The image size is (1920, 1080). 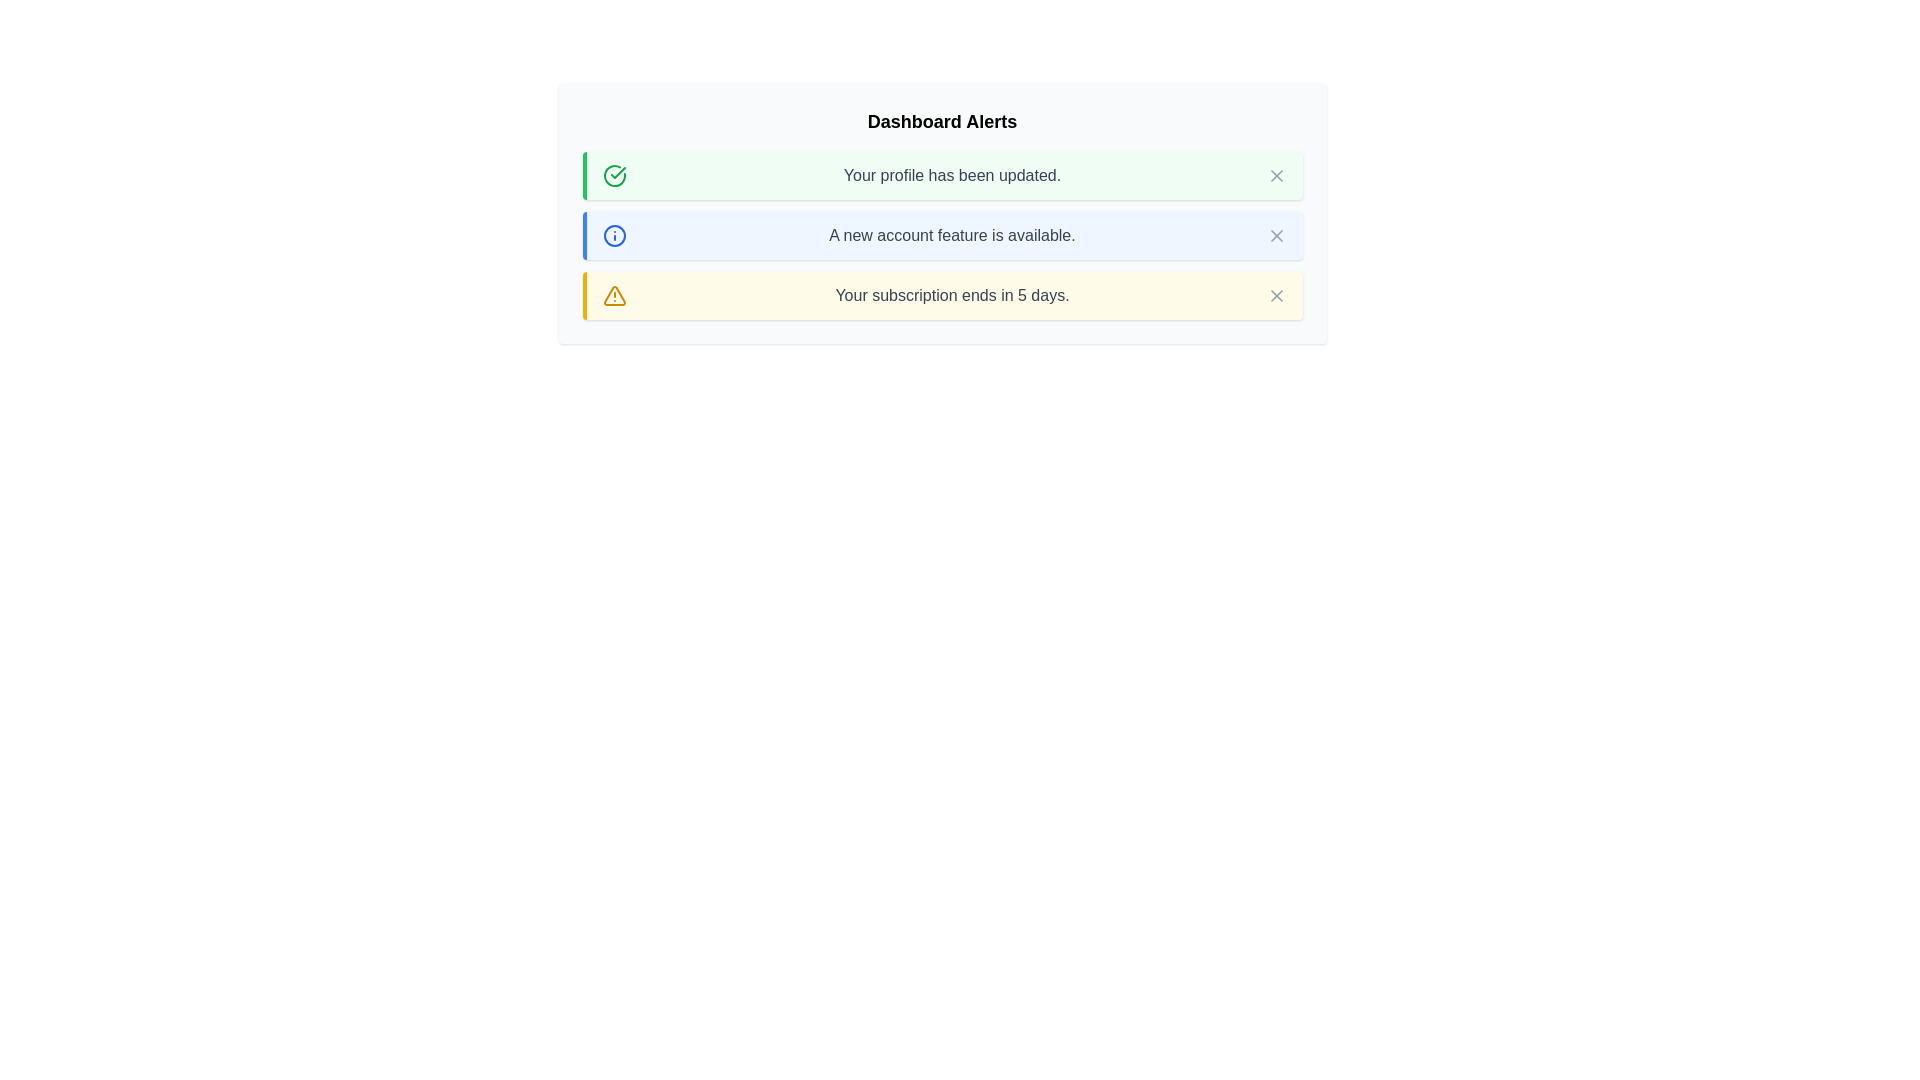 What do you see at coordinates (951, 175) in the screenshot?
I see `text label that says 'Your profile has been updated.' in the green-bordered notification box located in the Dashboard Alerts section` at bounding box center [951, 175].